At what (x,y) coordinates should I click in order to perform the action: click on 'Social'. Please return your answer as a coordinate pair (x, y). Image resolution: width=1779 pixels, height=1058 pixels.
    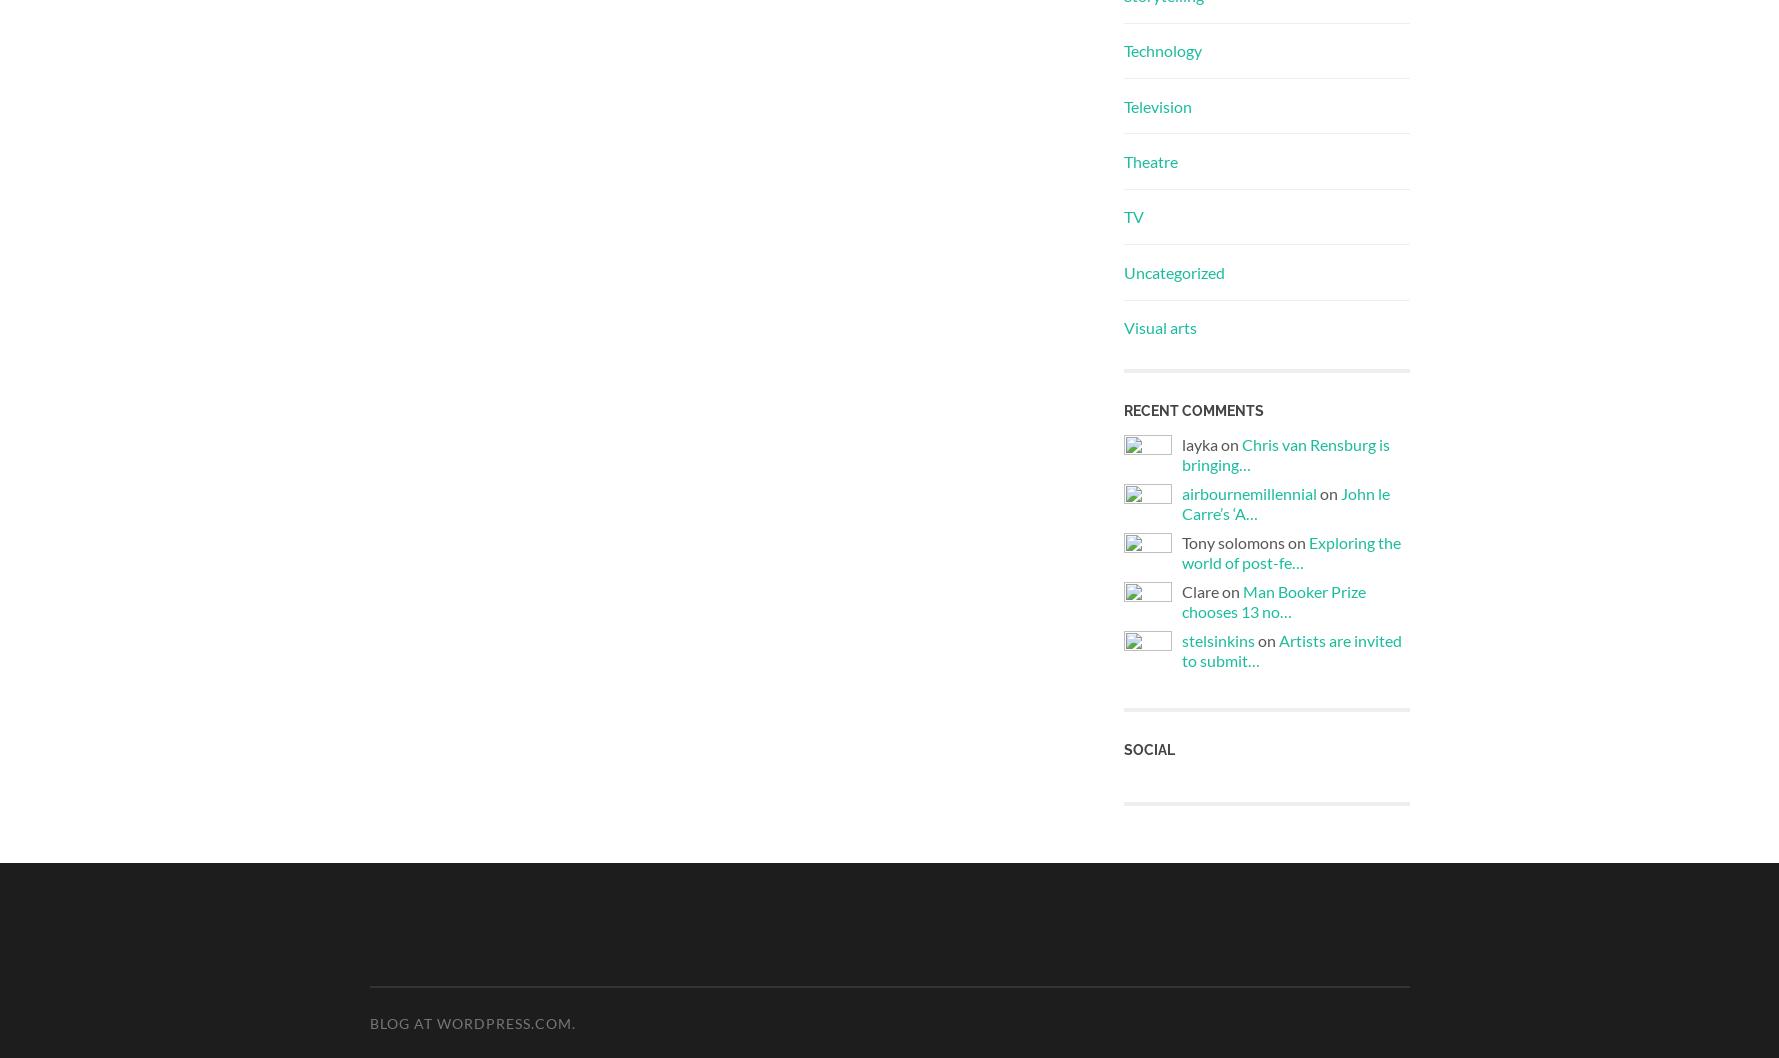
    Looking at the image, I should click on (1148, 748).